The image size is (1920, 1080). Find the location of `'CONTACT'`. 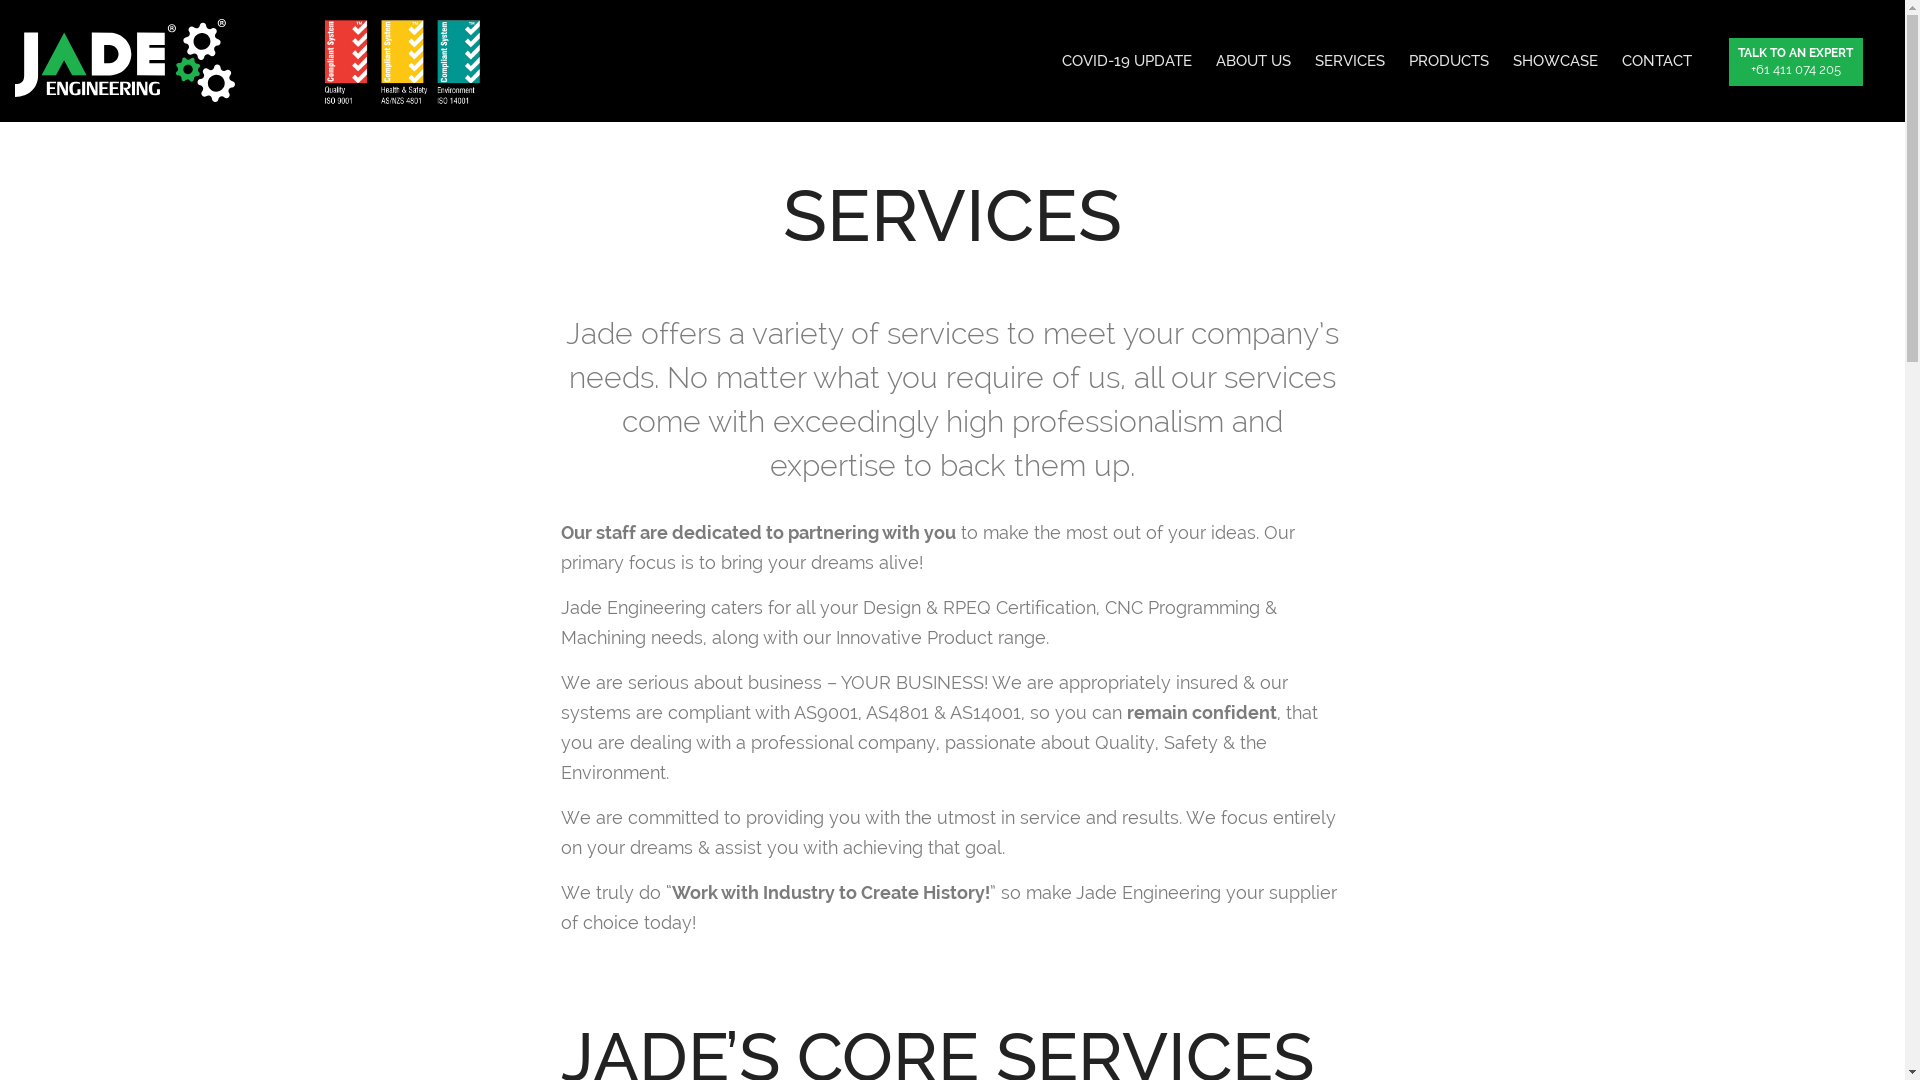

'CONTACT' is located at coordinates (1656, 60).